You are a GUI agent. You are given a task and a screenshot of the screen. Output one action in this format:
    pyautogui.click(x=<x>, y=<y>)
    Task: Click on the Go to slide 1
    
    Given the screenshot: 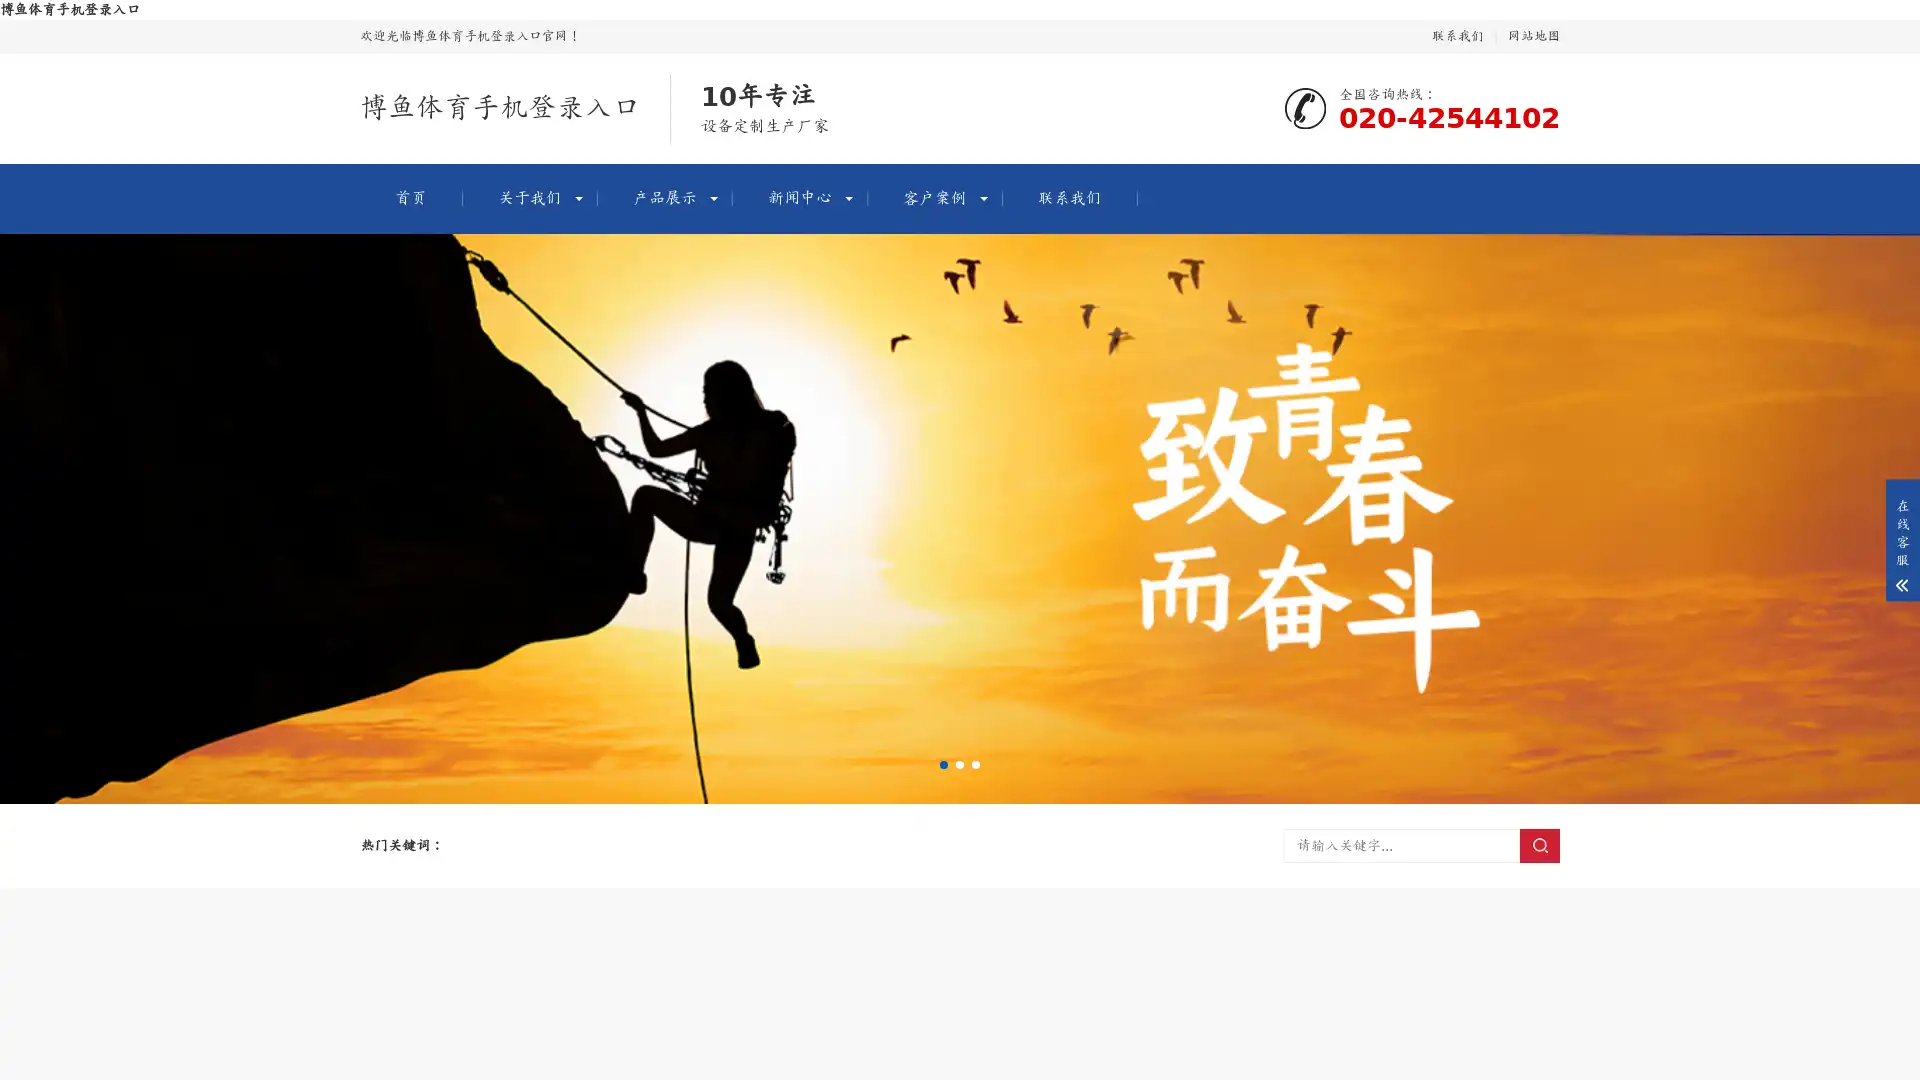 What is the action you would take?
    pyautogui.click(x=943, y=764)
    